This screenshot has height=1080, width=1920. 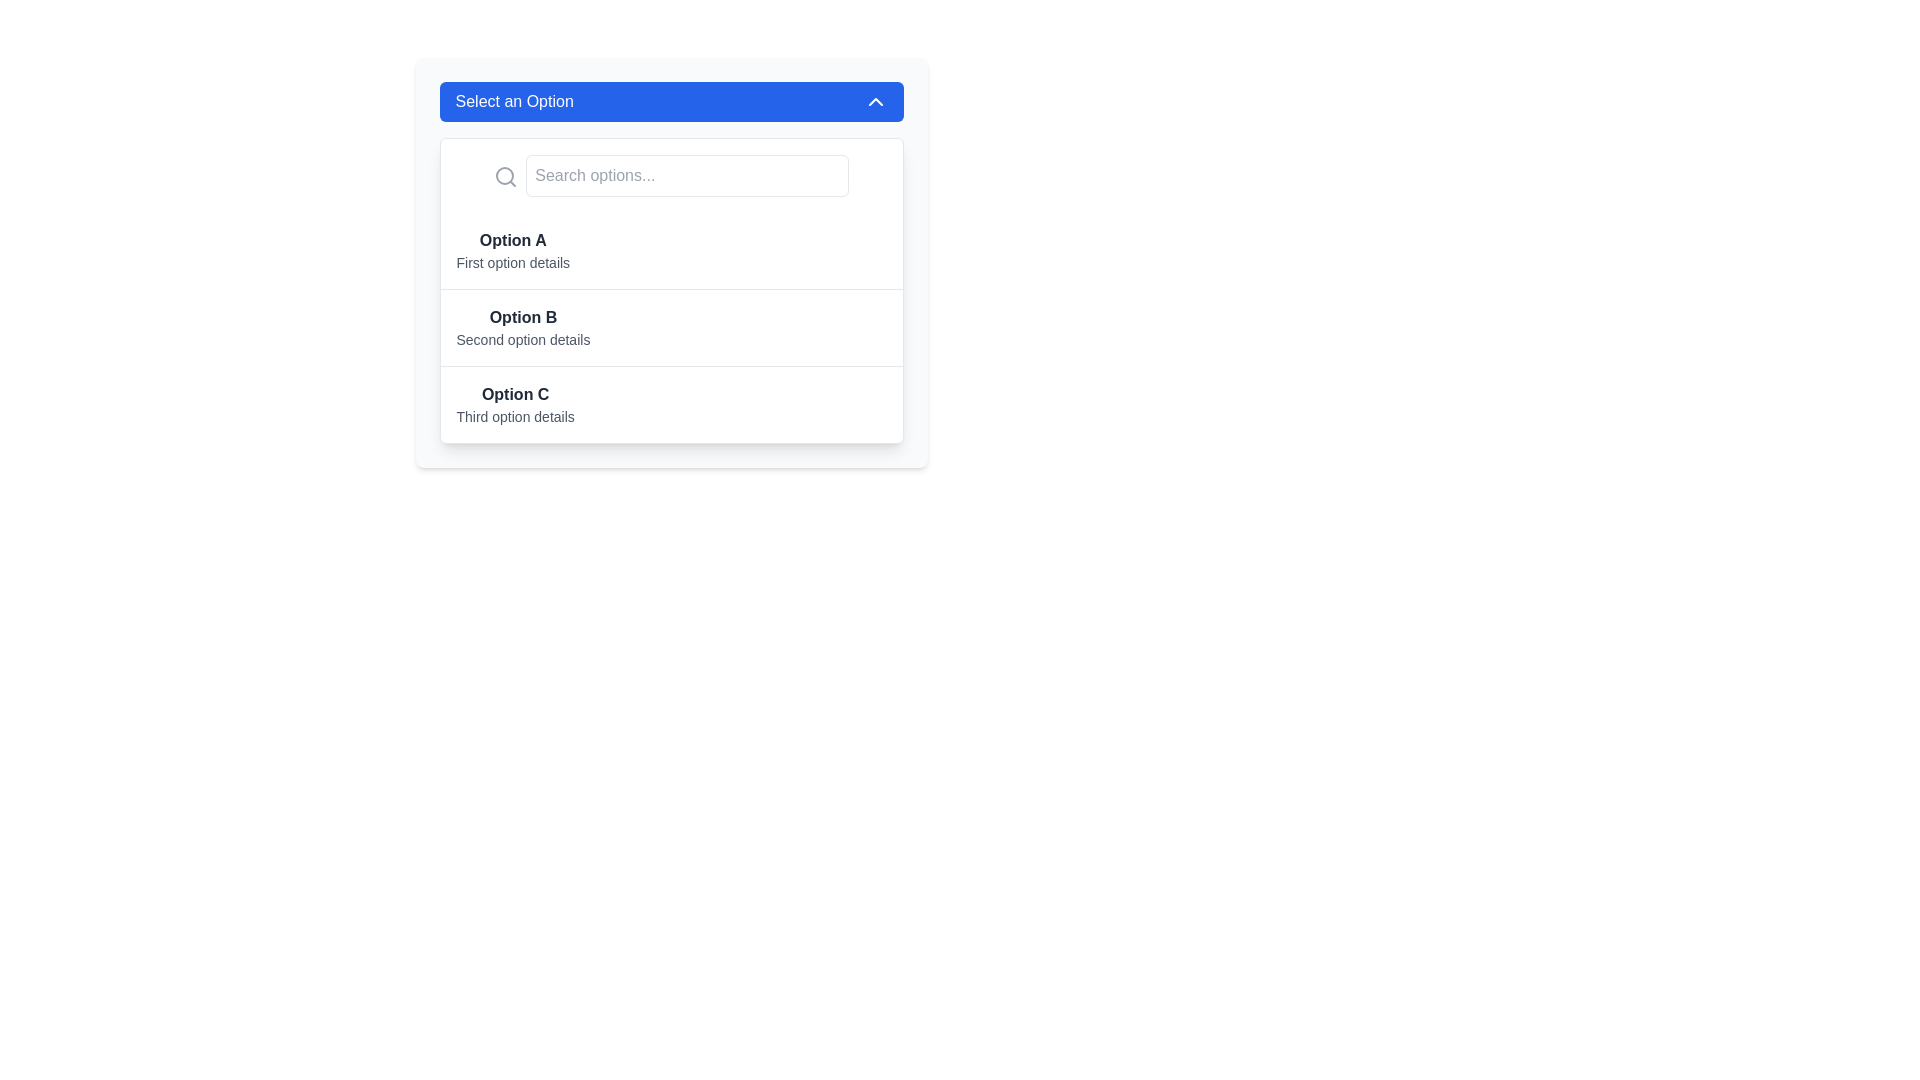 I want to click on text within the search input field located just below the blue header labeled 'Select an Option.', so click(x=671, y=175).